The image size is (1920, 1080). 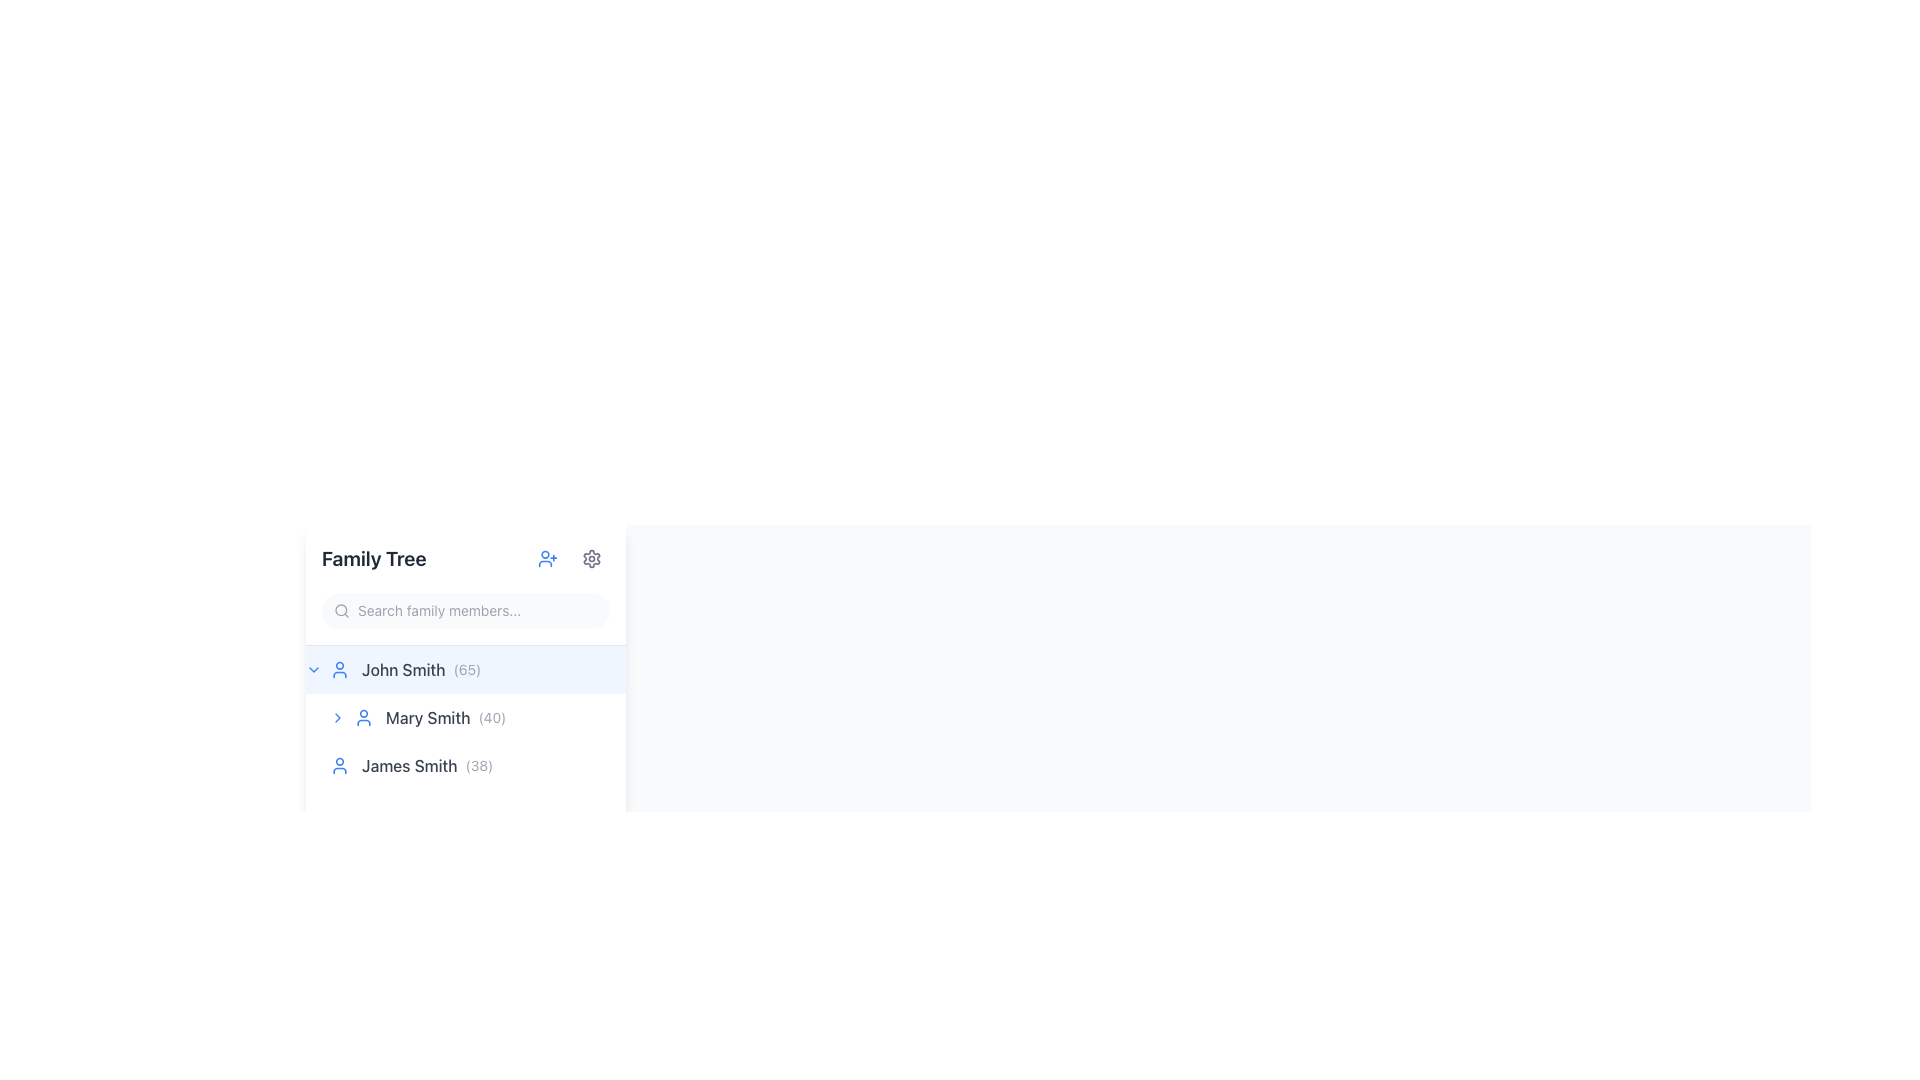 What do you see at coordinates (426, 716) in the screenshot?
I see `the text label representing 'Mary Smith', which serves as an identifier in the list under 'John Smith (65)'` at bounding box center [426, 716].